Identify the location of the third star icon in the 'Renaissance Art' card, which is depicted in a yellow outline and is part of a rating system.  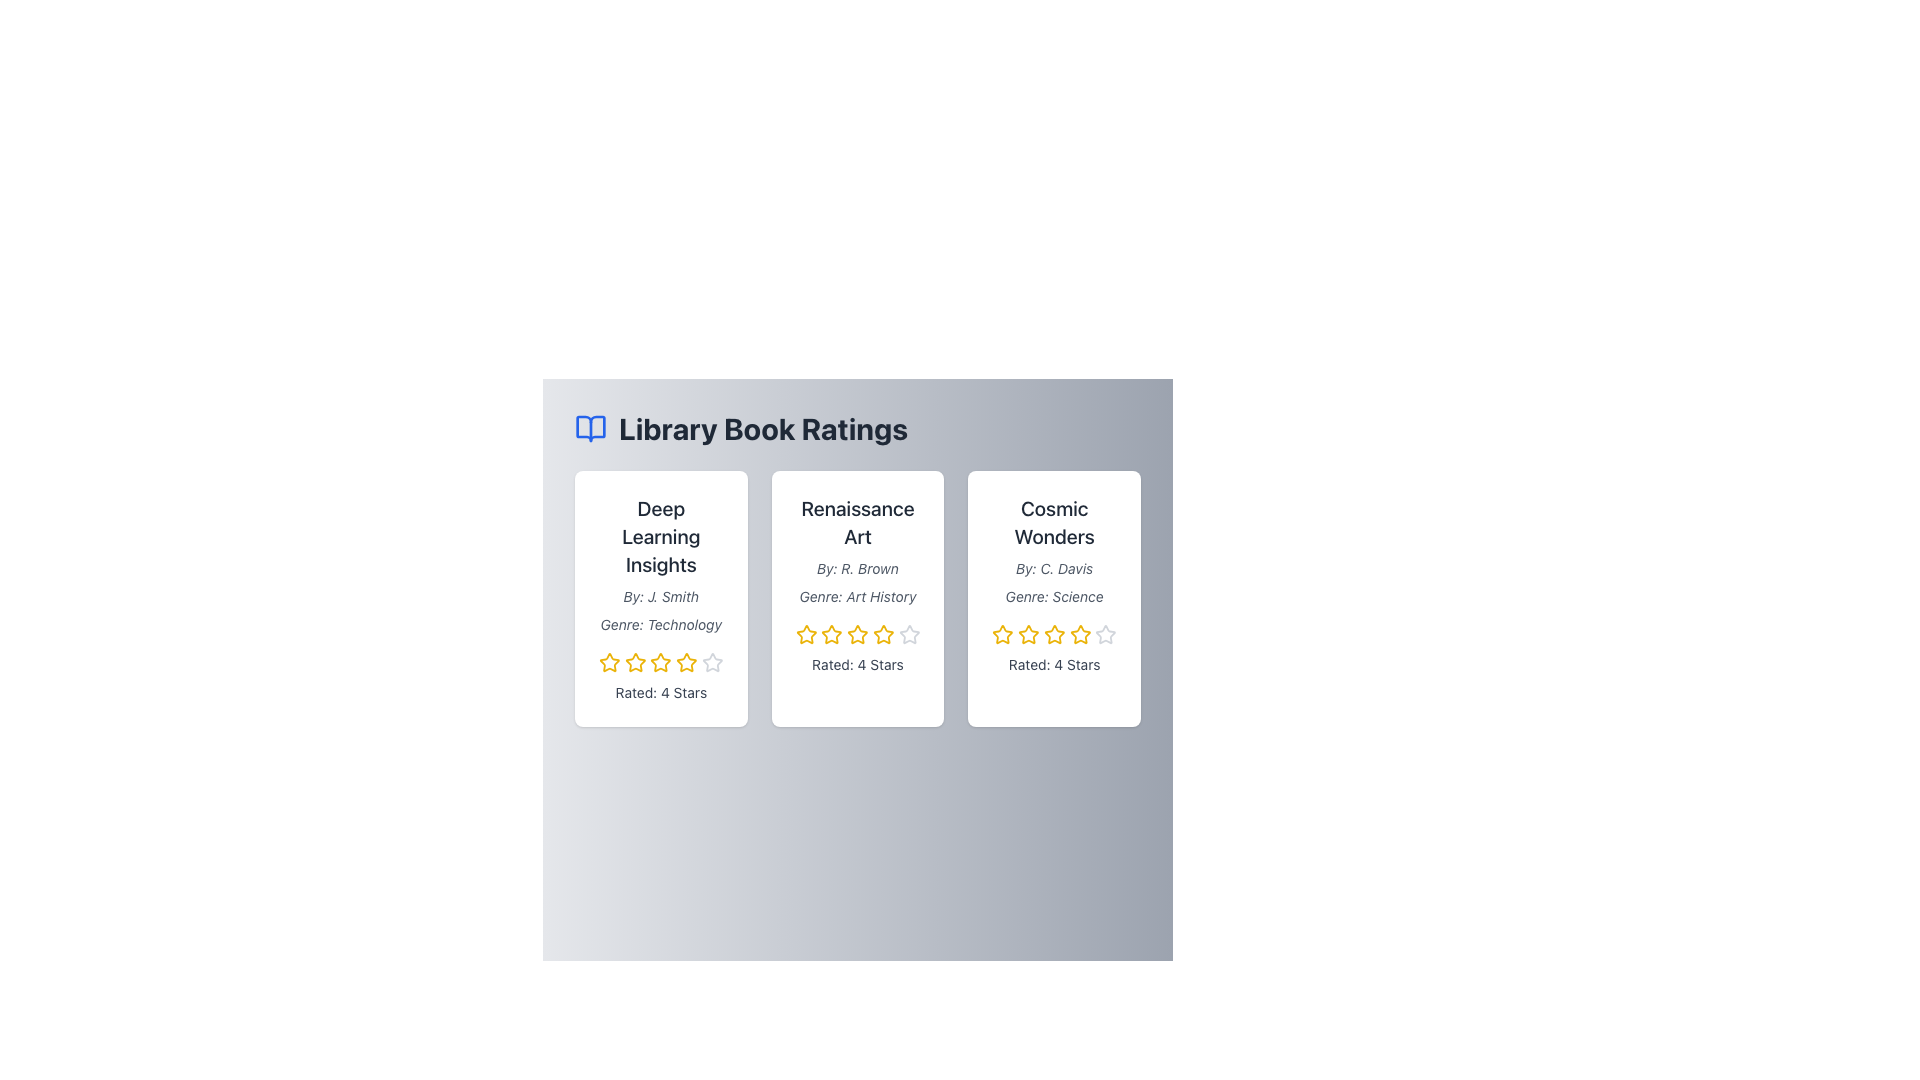
(882, 634).